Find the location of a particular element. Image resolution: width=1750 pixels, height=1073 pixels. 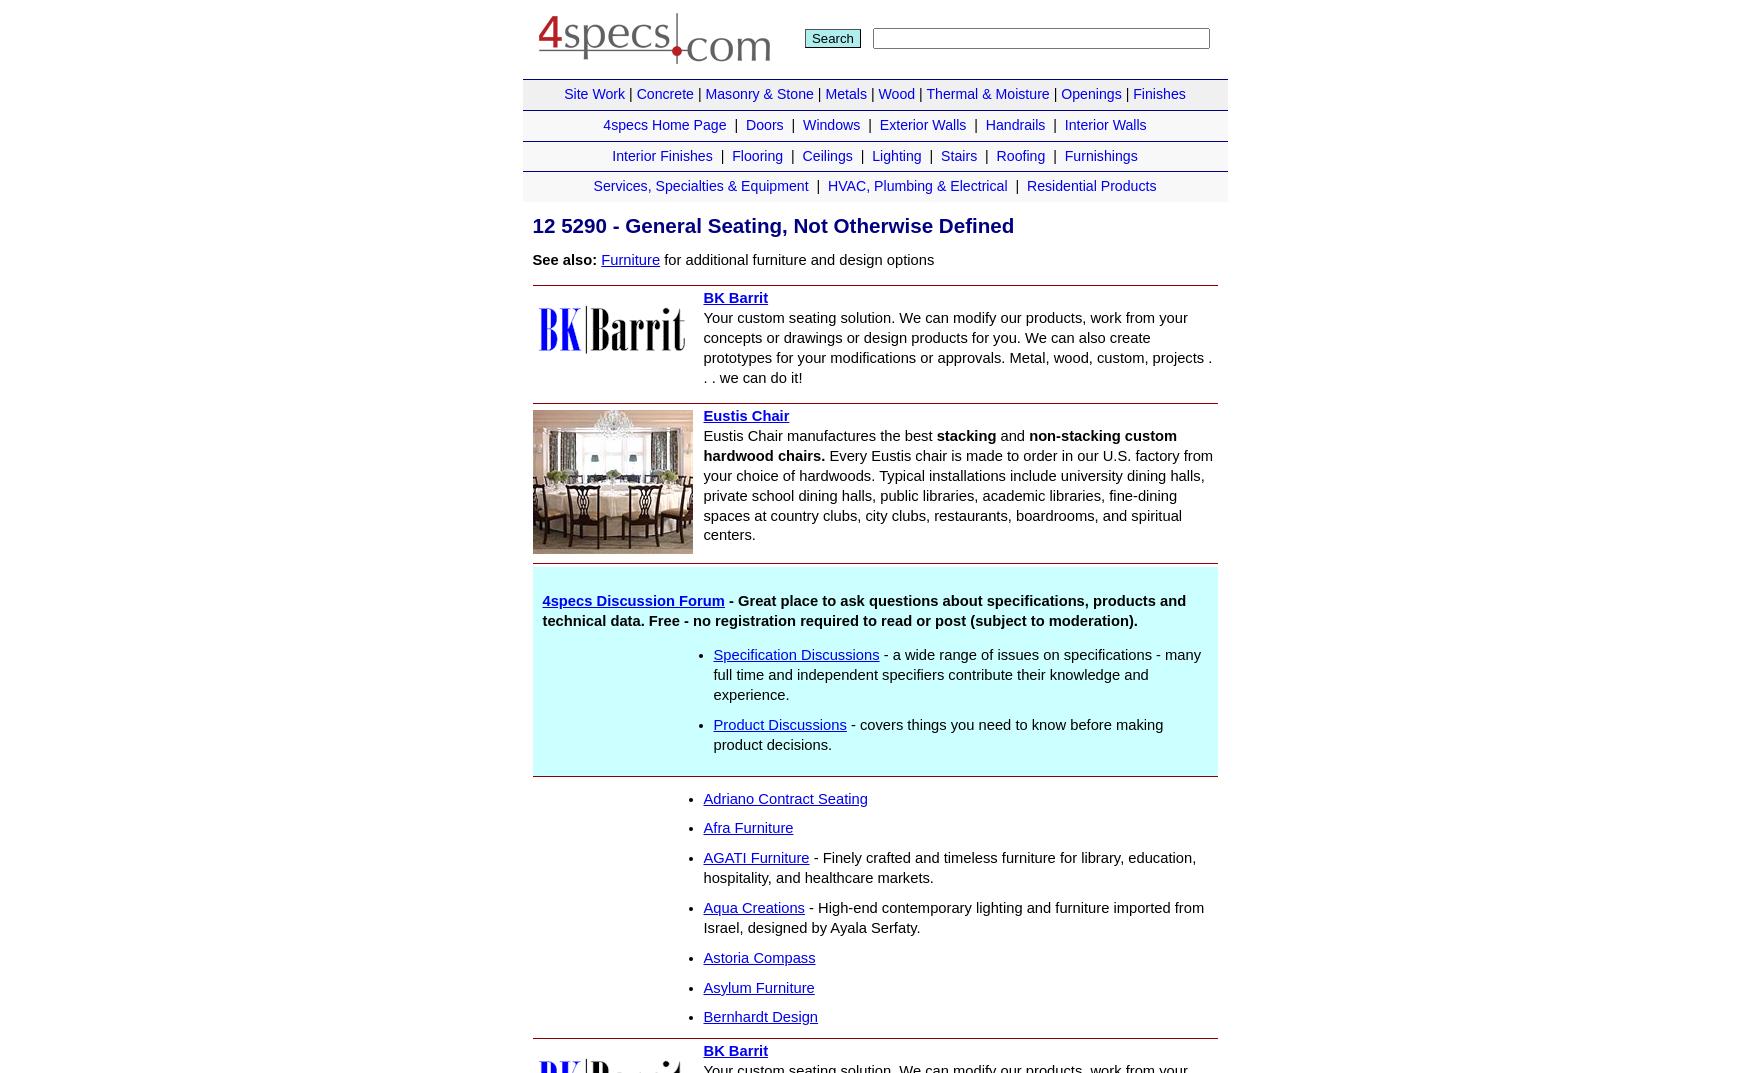

'Site Work' is located at coordinates (594, 93).